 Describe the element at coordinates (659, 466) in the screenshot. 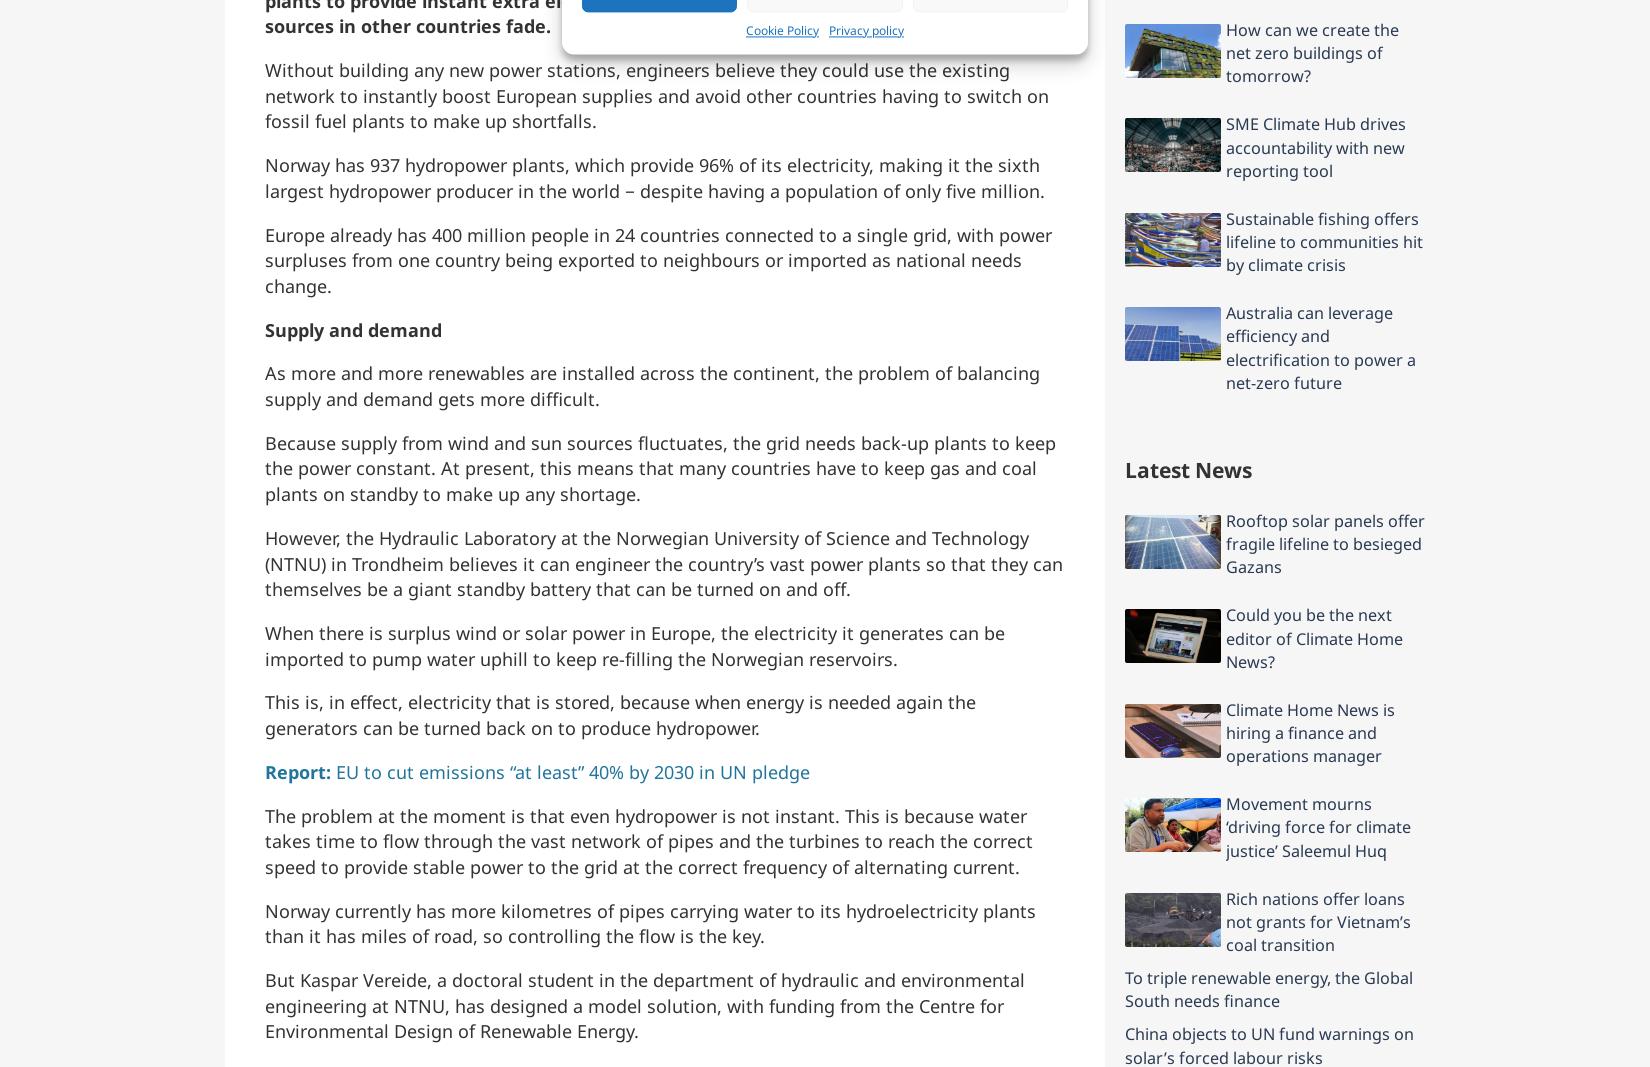

I see `'Because supply from wind and sun sources fluctuates, the grid needs back-up plants to keep the power constant. At present, this means that many countries have to keep gas and coal plants on standby to make up any shortage.'` at that location.